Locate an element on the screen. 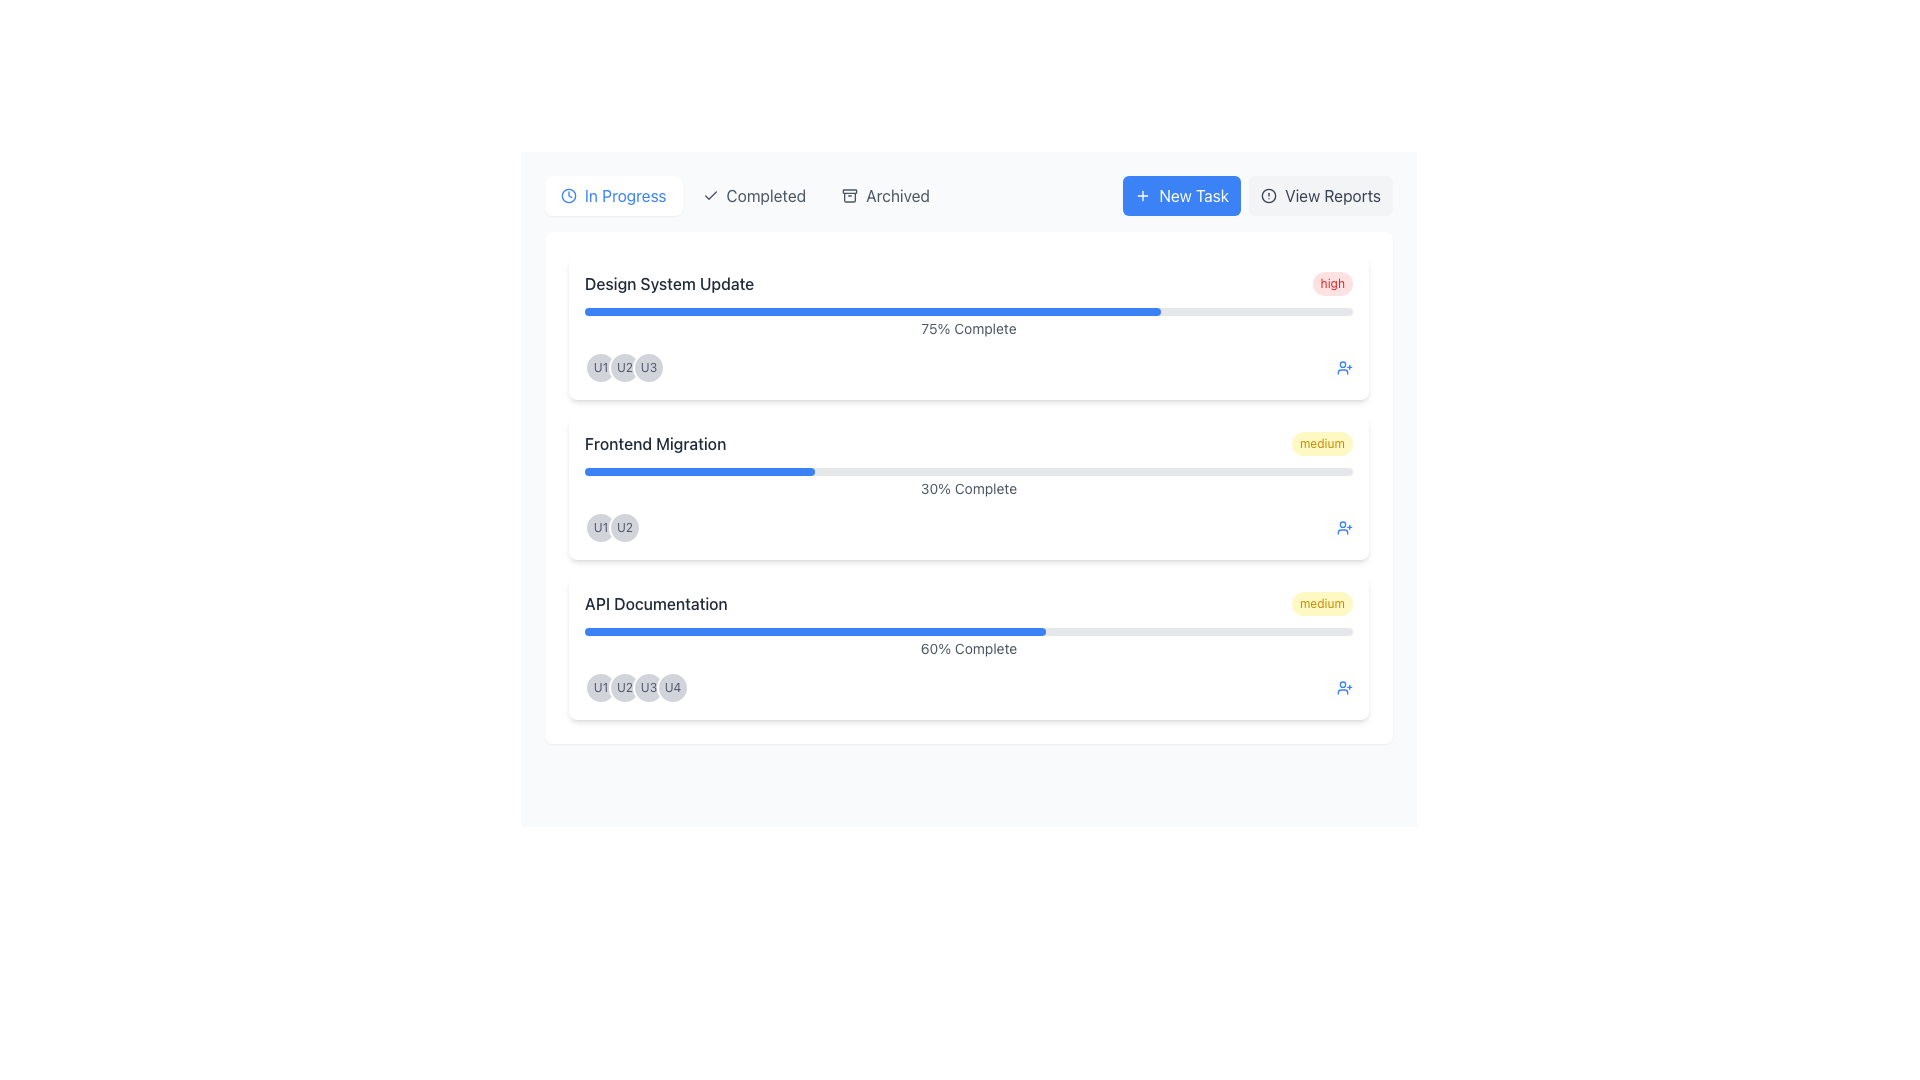  the 'New Task' button is located at coordinates (1182, 196).